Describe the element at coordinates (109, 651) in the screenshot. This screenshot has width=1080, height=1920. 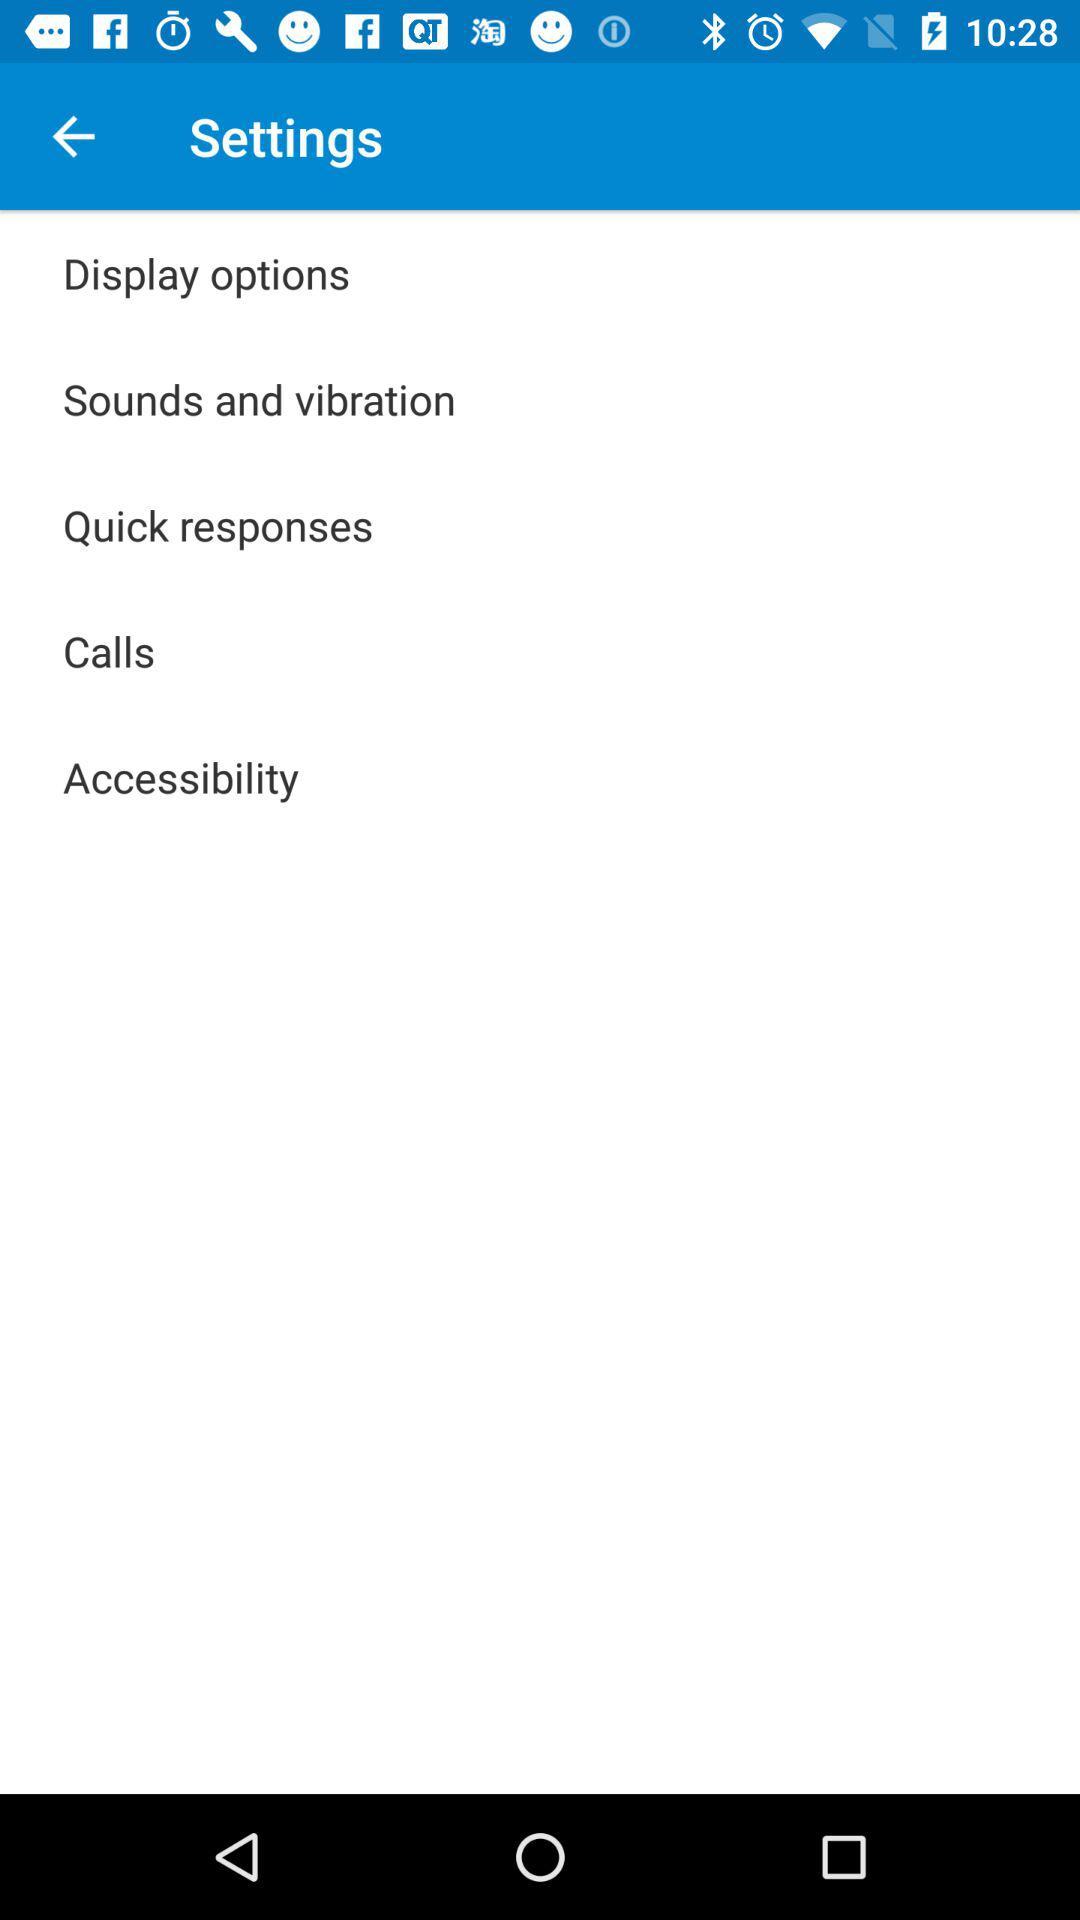
I see `the calls item` at that location.